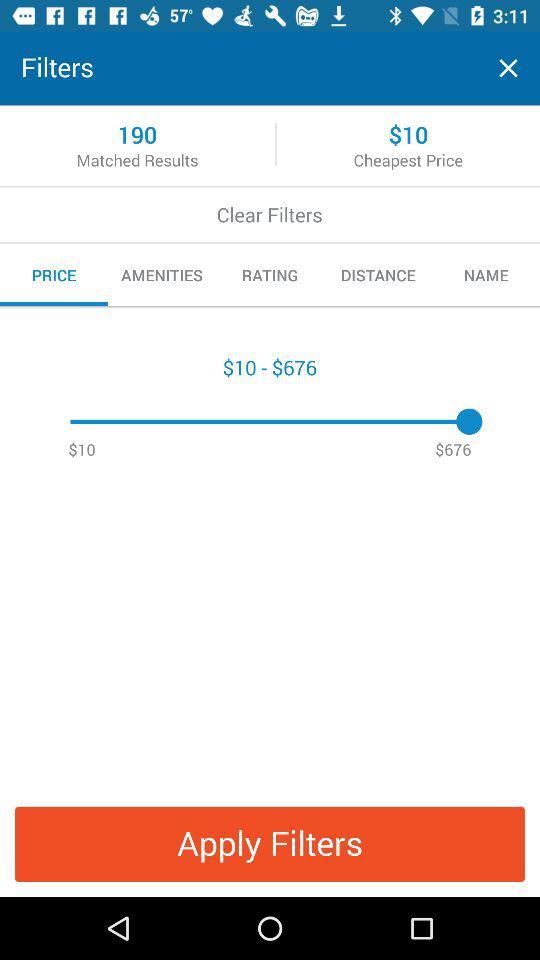 The image size is (540, 960). What do you see at coordinates (270, 843) in the screenshot?
I see `the icon below $10 item` at bounding box center [270, 843].